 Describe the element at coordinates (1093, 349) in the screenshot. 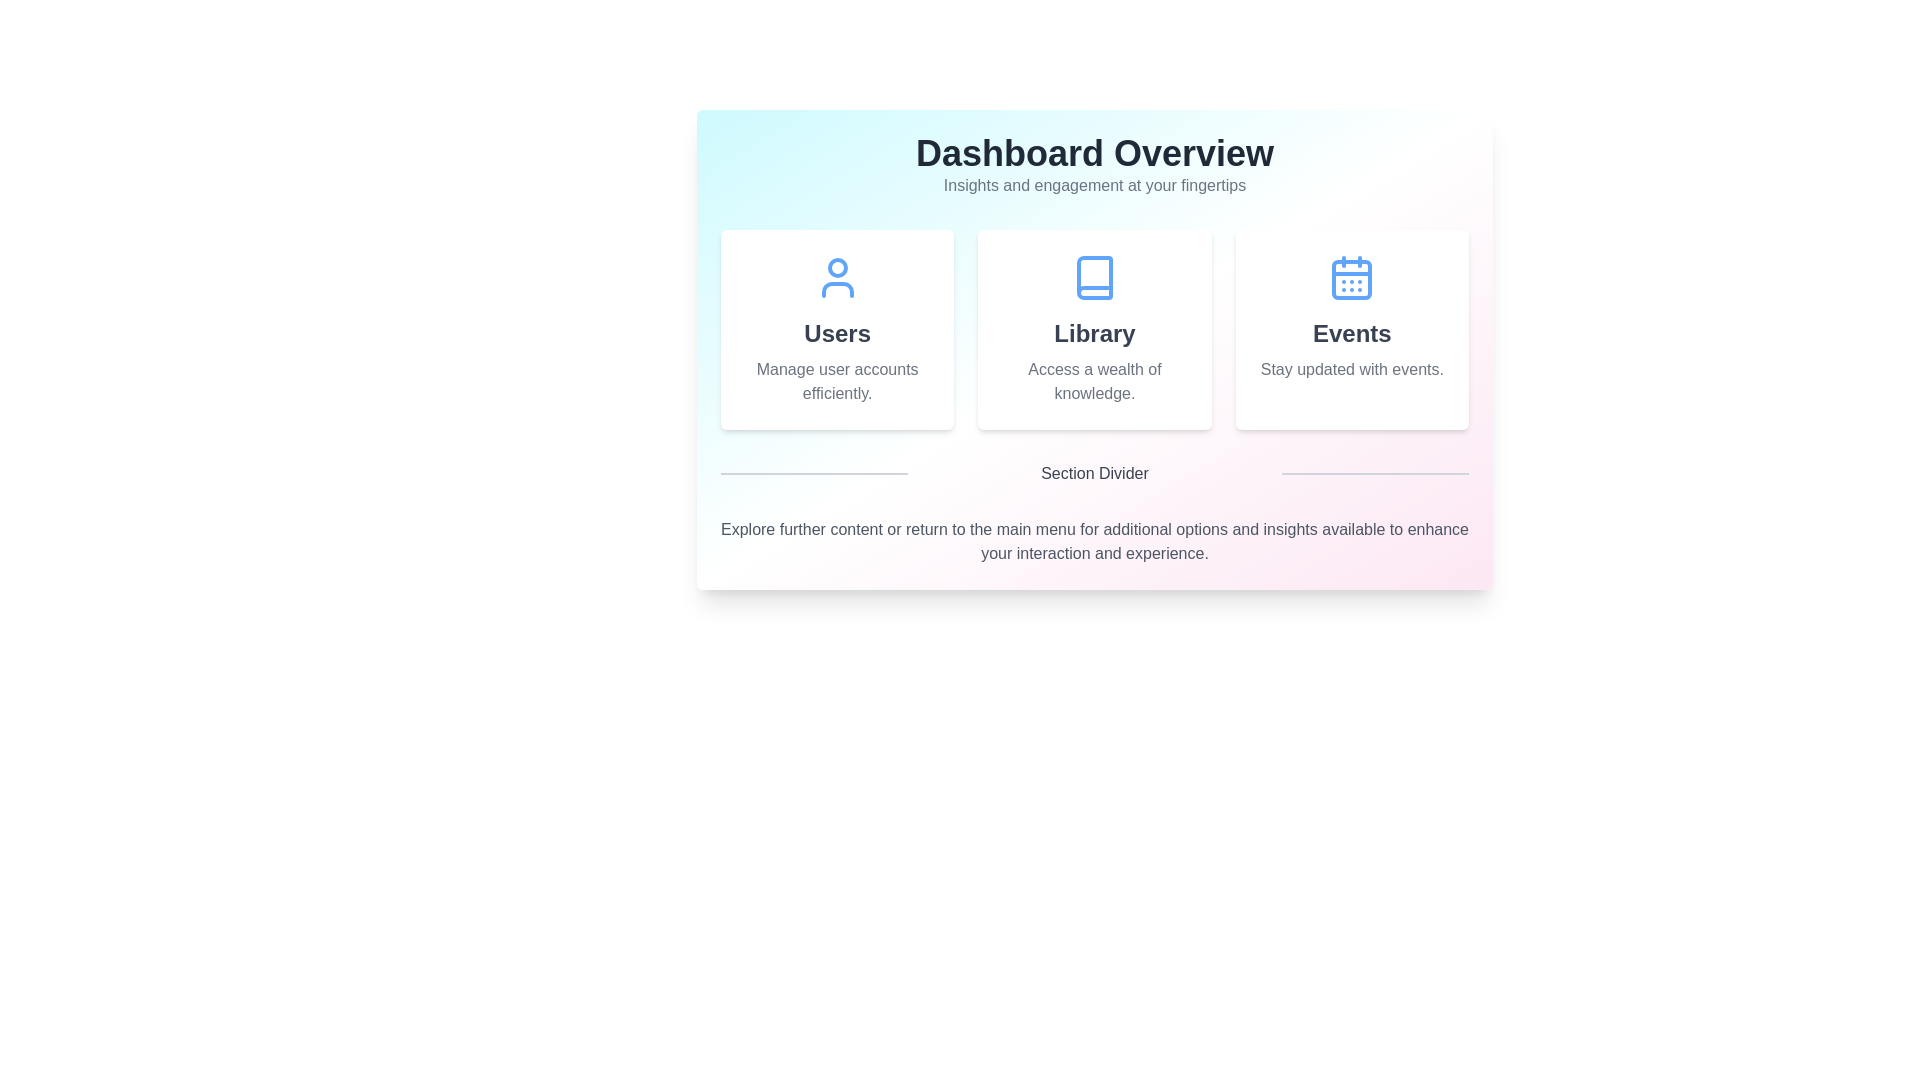

I see `the static informational card that serves as a navigation item for the library section of the application, located in the central card of the three-column grid layout` at that location.